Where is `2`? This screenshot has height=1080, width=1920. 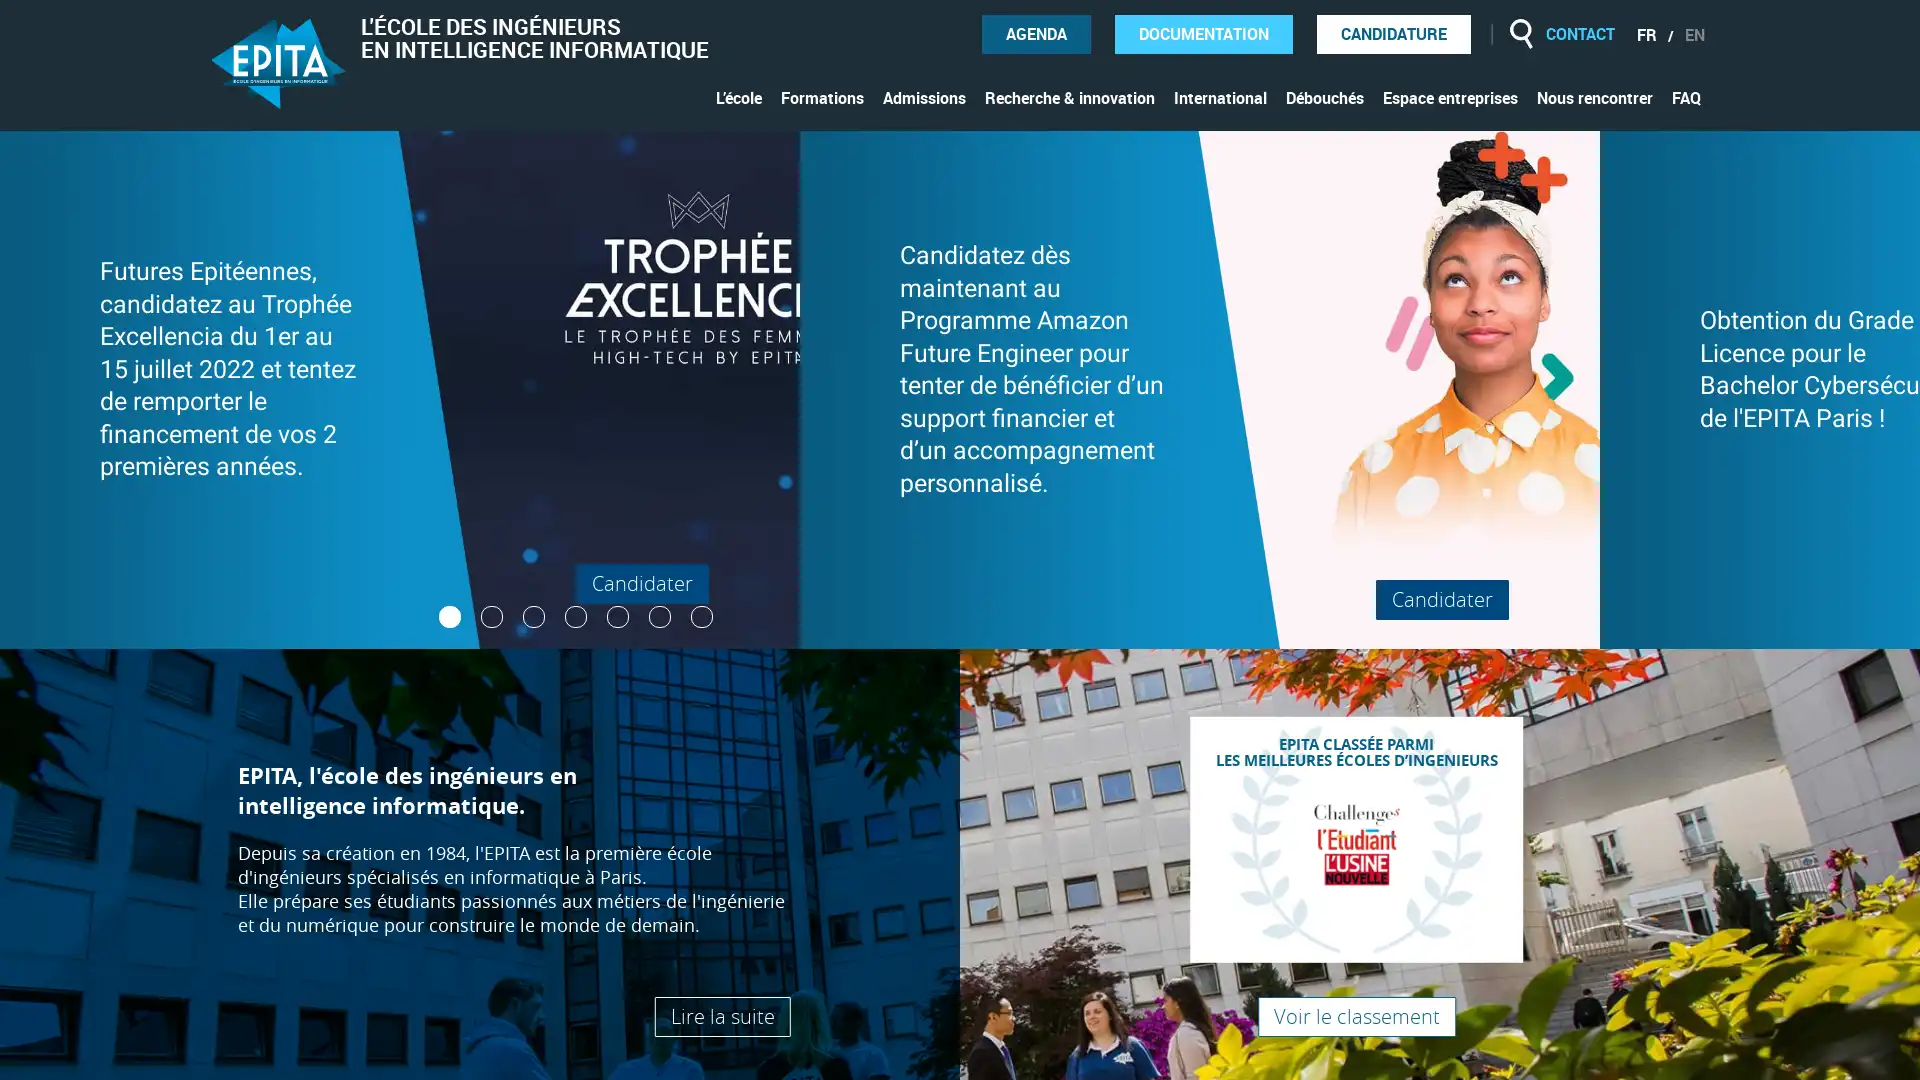
2 is located at coordinates (491, 612).